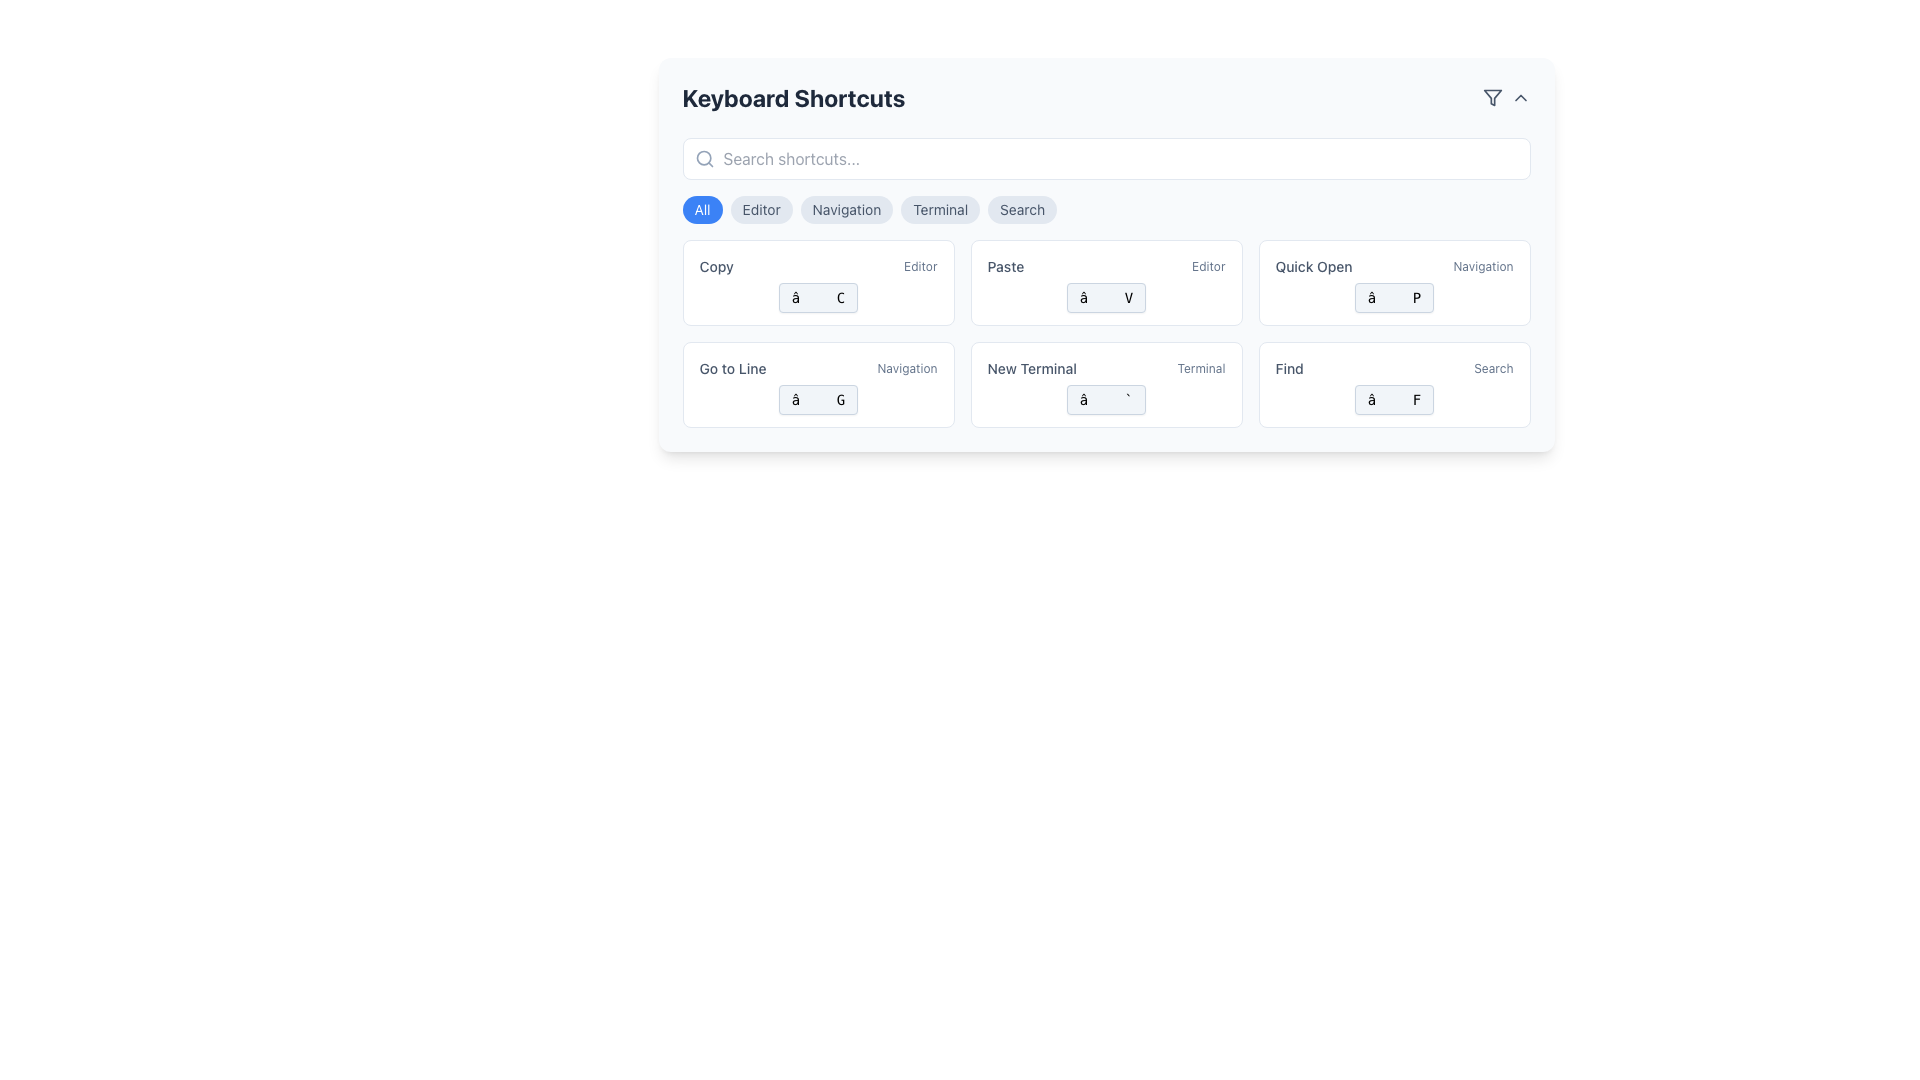  What do you see at coordinates (818, 282) in the screenshot?
I see `the copy shortcut button located in the top-left area of the grid, adjacent to the 'Paste' button and above the 'Go to Line' button` at bounding box center [818, 282].